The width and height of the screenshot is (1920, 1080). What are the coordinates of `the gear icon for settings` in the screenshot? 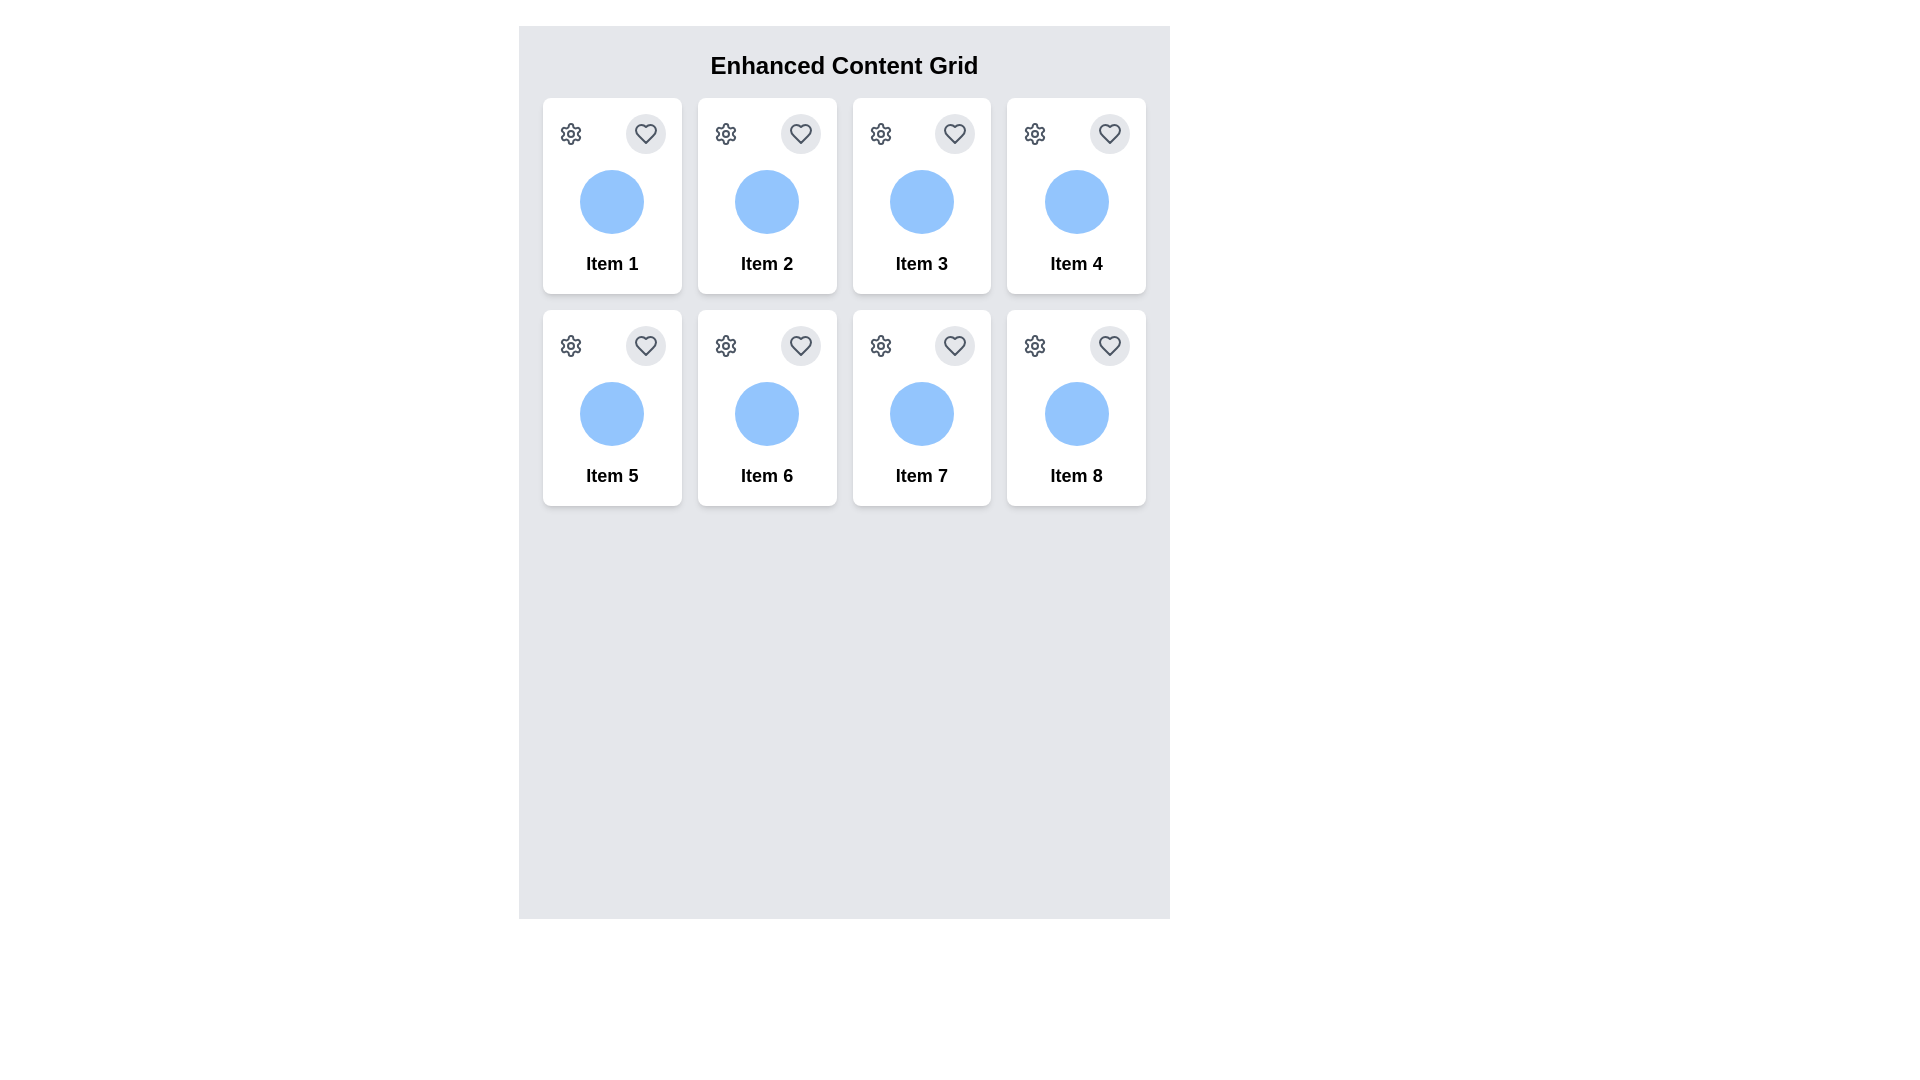 It's located at (570, 134).